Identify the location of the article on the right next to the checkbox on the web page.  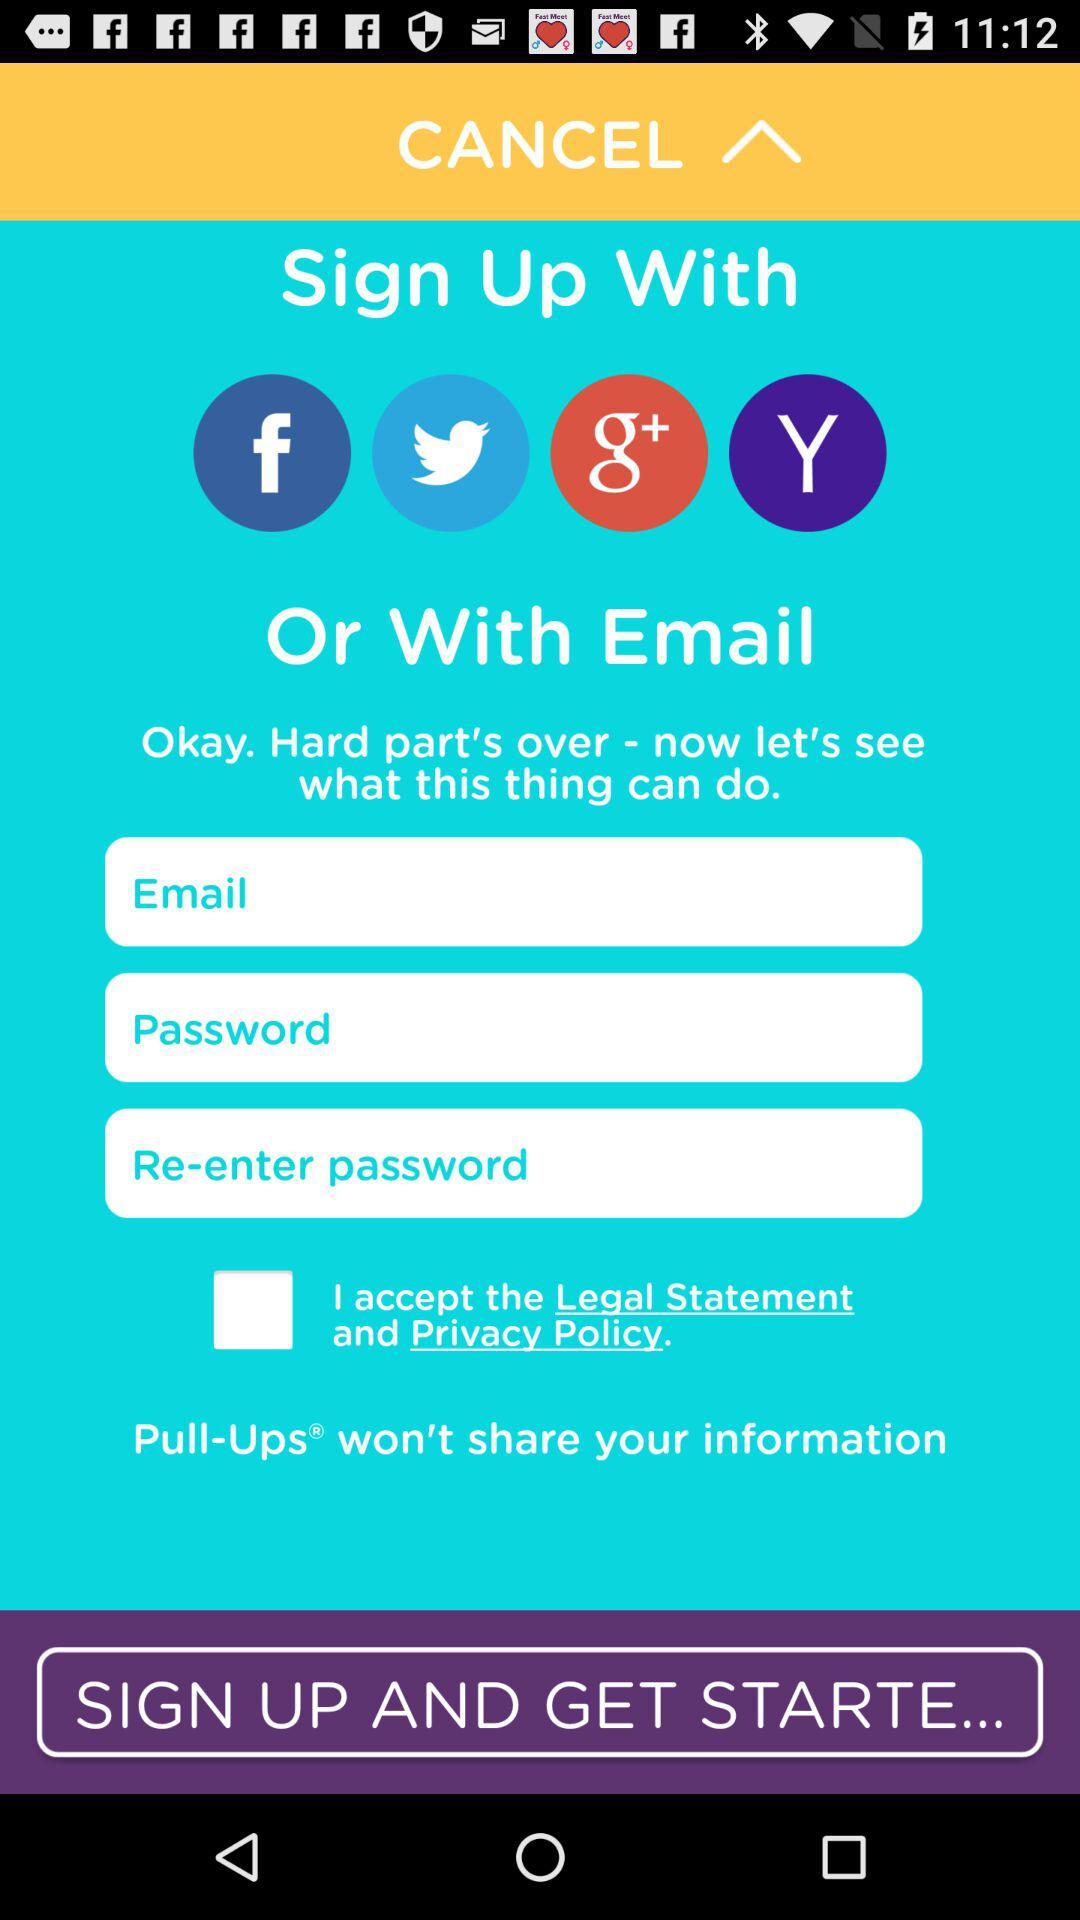
(579, 1313).